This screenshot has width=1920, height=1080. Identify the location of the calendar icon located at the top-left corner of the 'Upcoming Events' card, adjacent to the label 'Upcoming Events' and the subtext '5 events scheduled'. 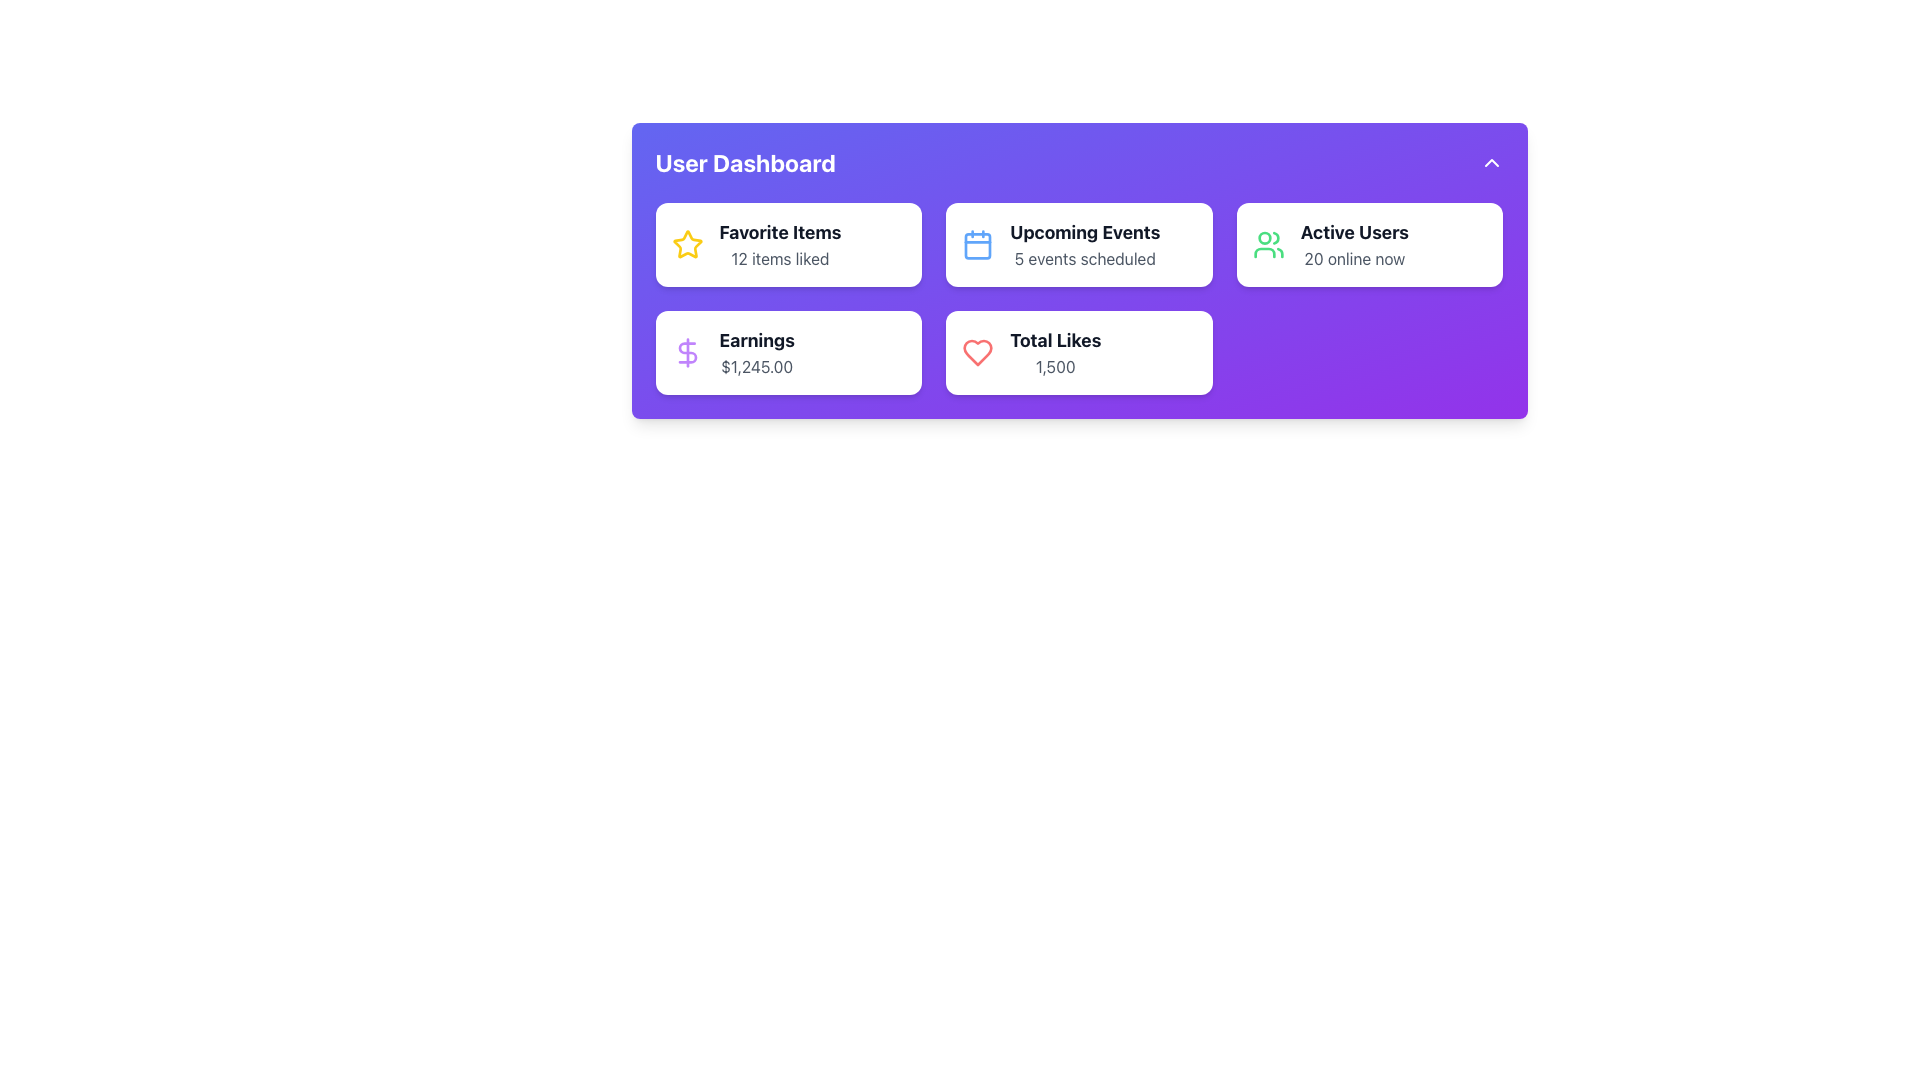
(978, 244).